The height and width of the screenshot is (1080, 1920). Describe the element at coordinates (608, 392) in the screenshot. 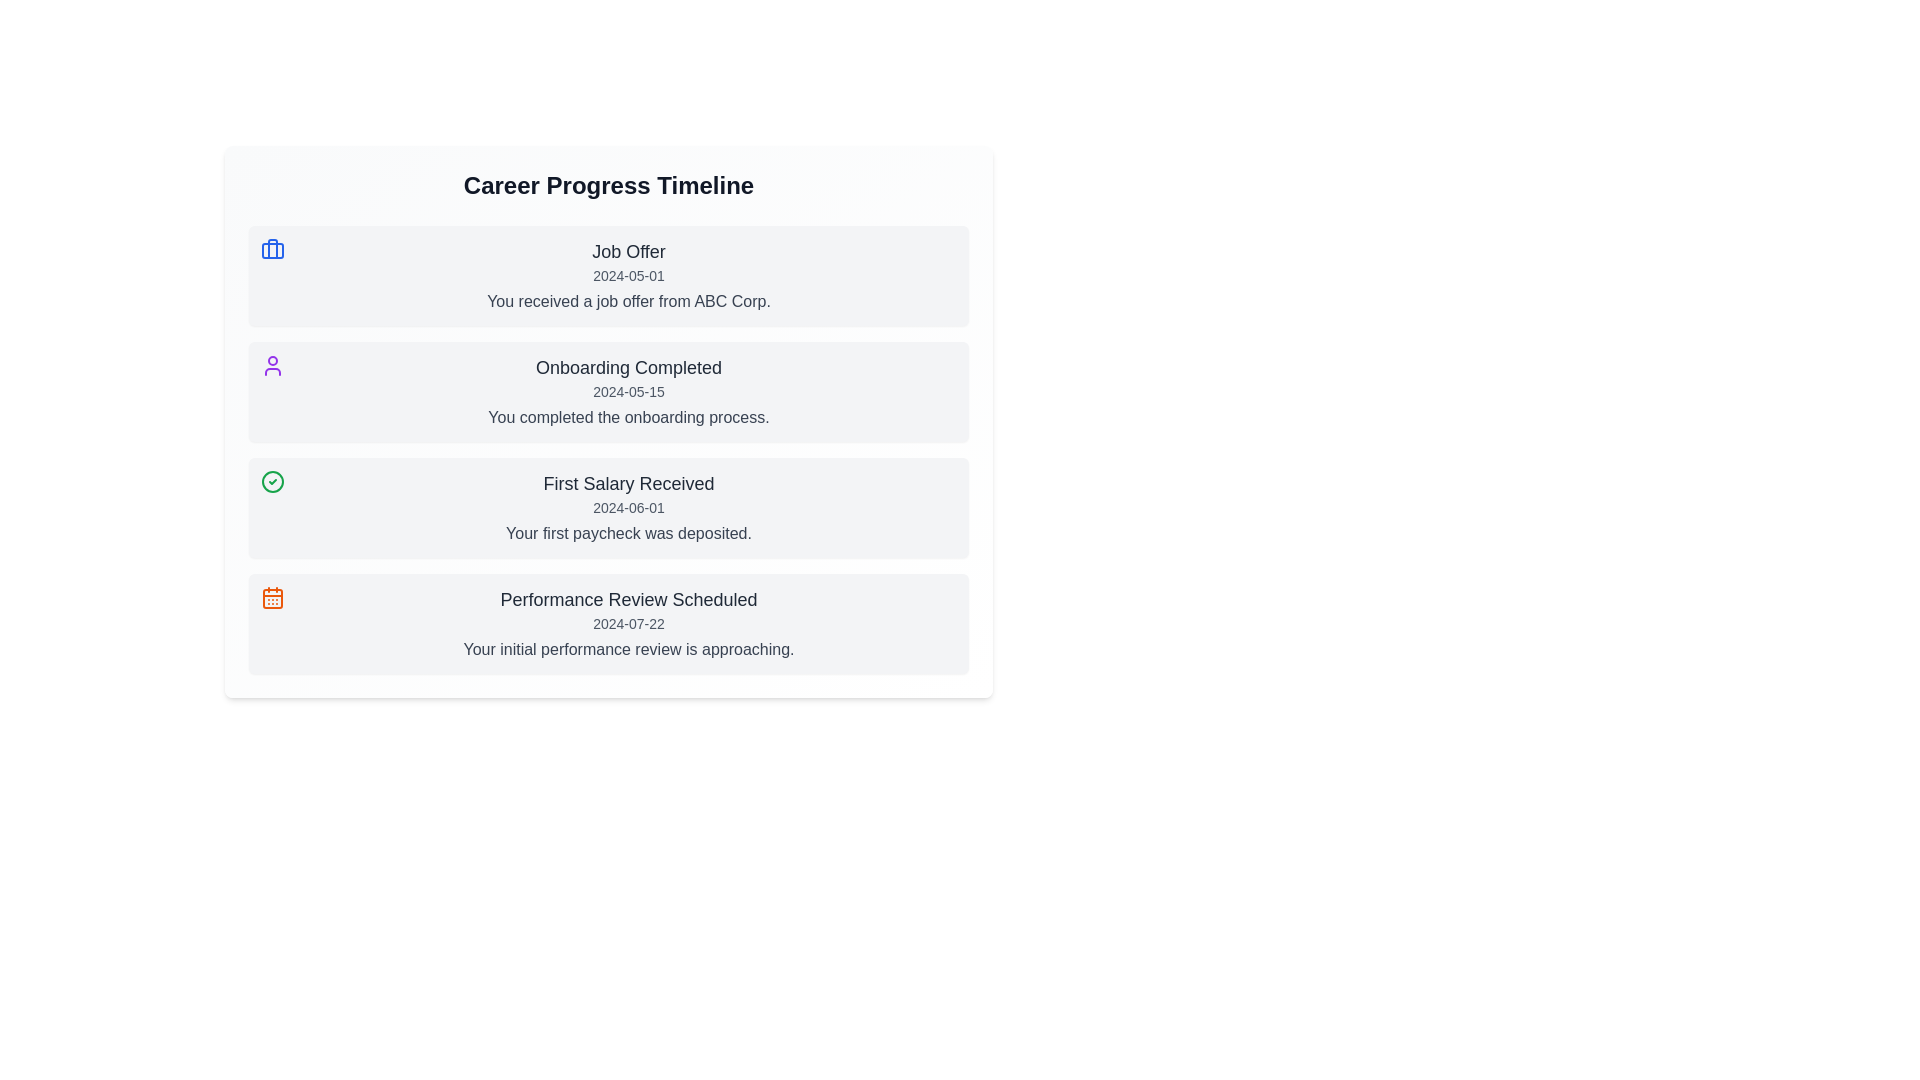

I see `the Informational Card that indicates 'Onboarding Completed' in the career progress timeline, located between 'Job Offer' and 'First Salary Received'` at that location.